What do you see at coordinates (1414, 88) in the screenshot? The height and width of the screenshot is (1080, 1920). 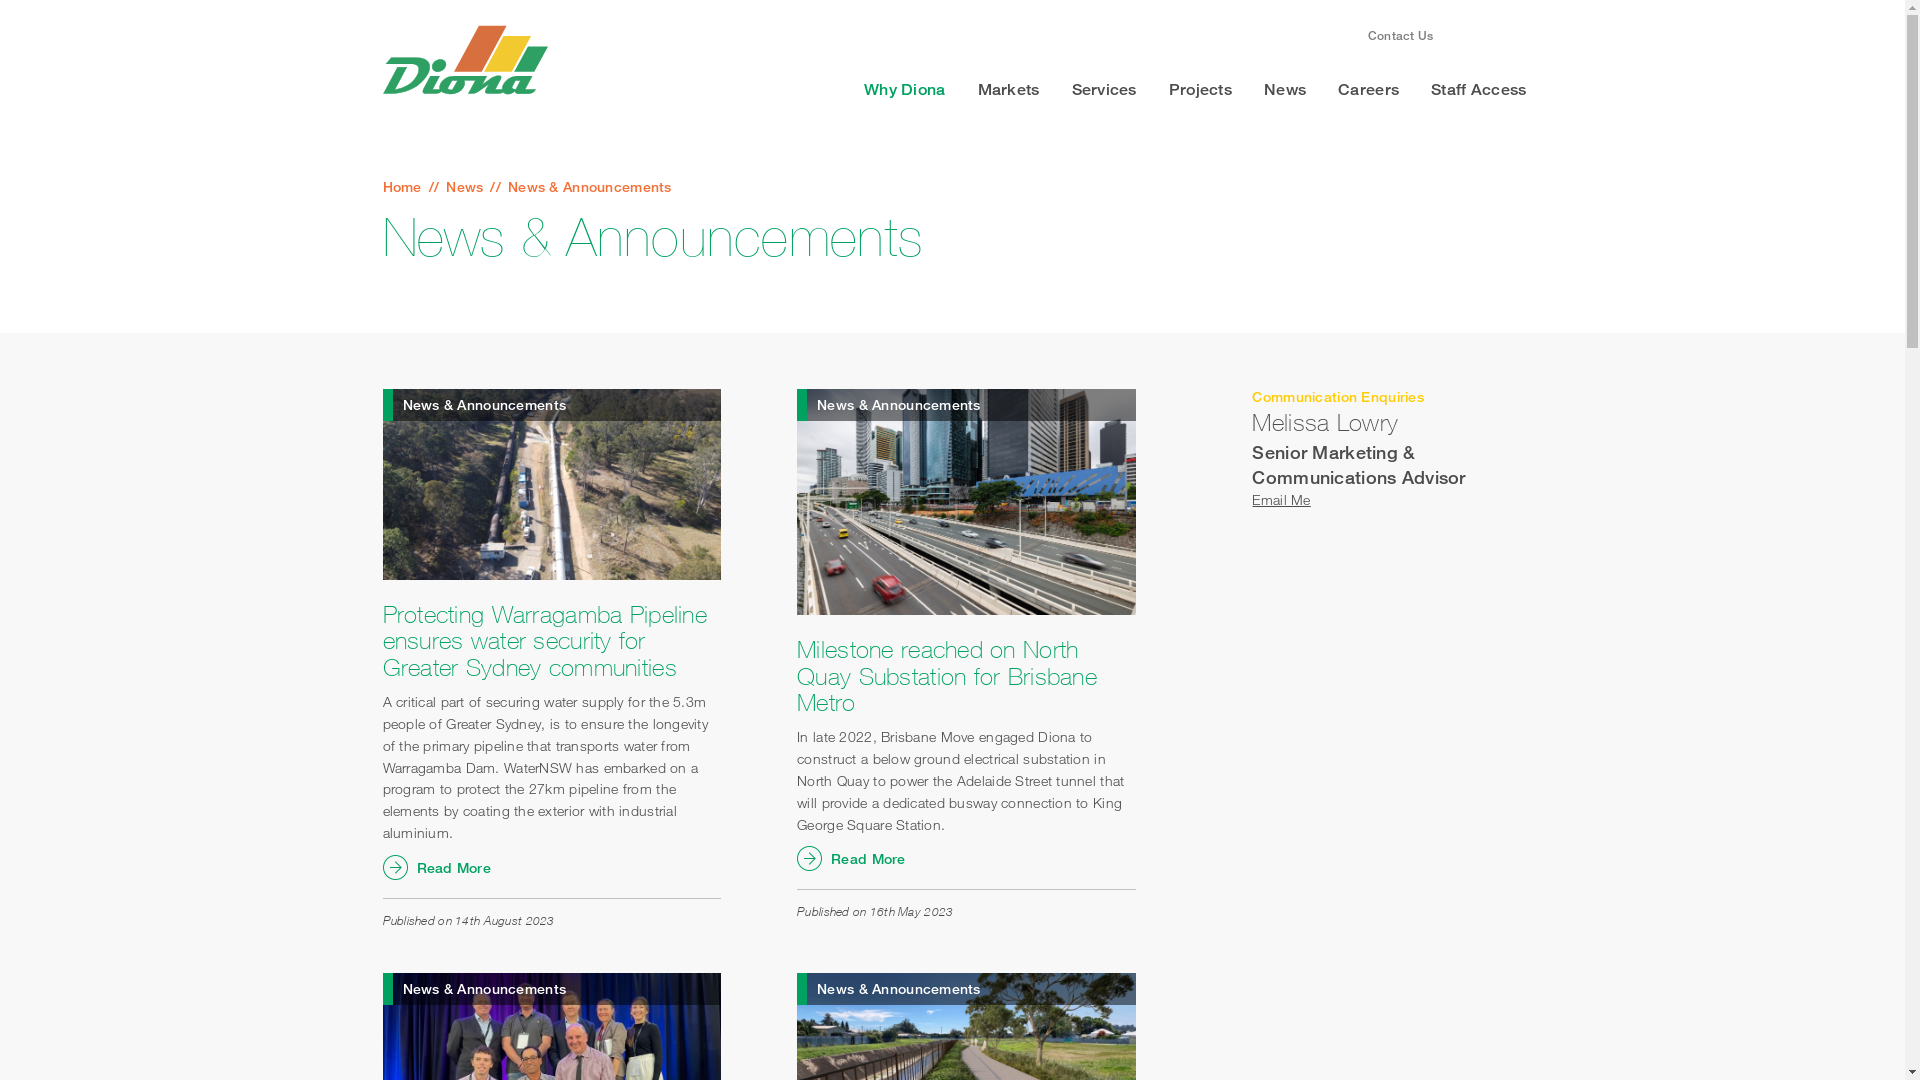 I see `'Staff Access'` at bounding box center [1414, 88].